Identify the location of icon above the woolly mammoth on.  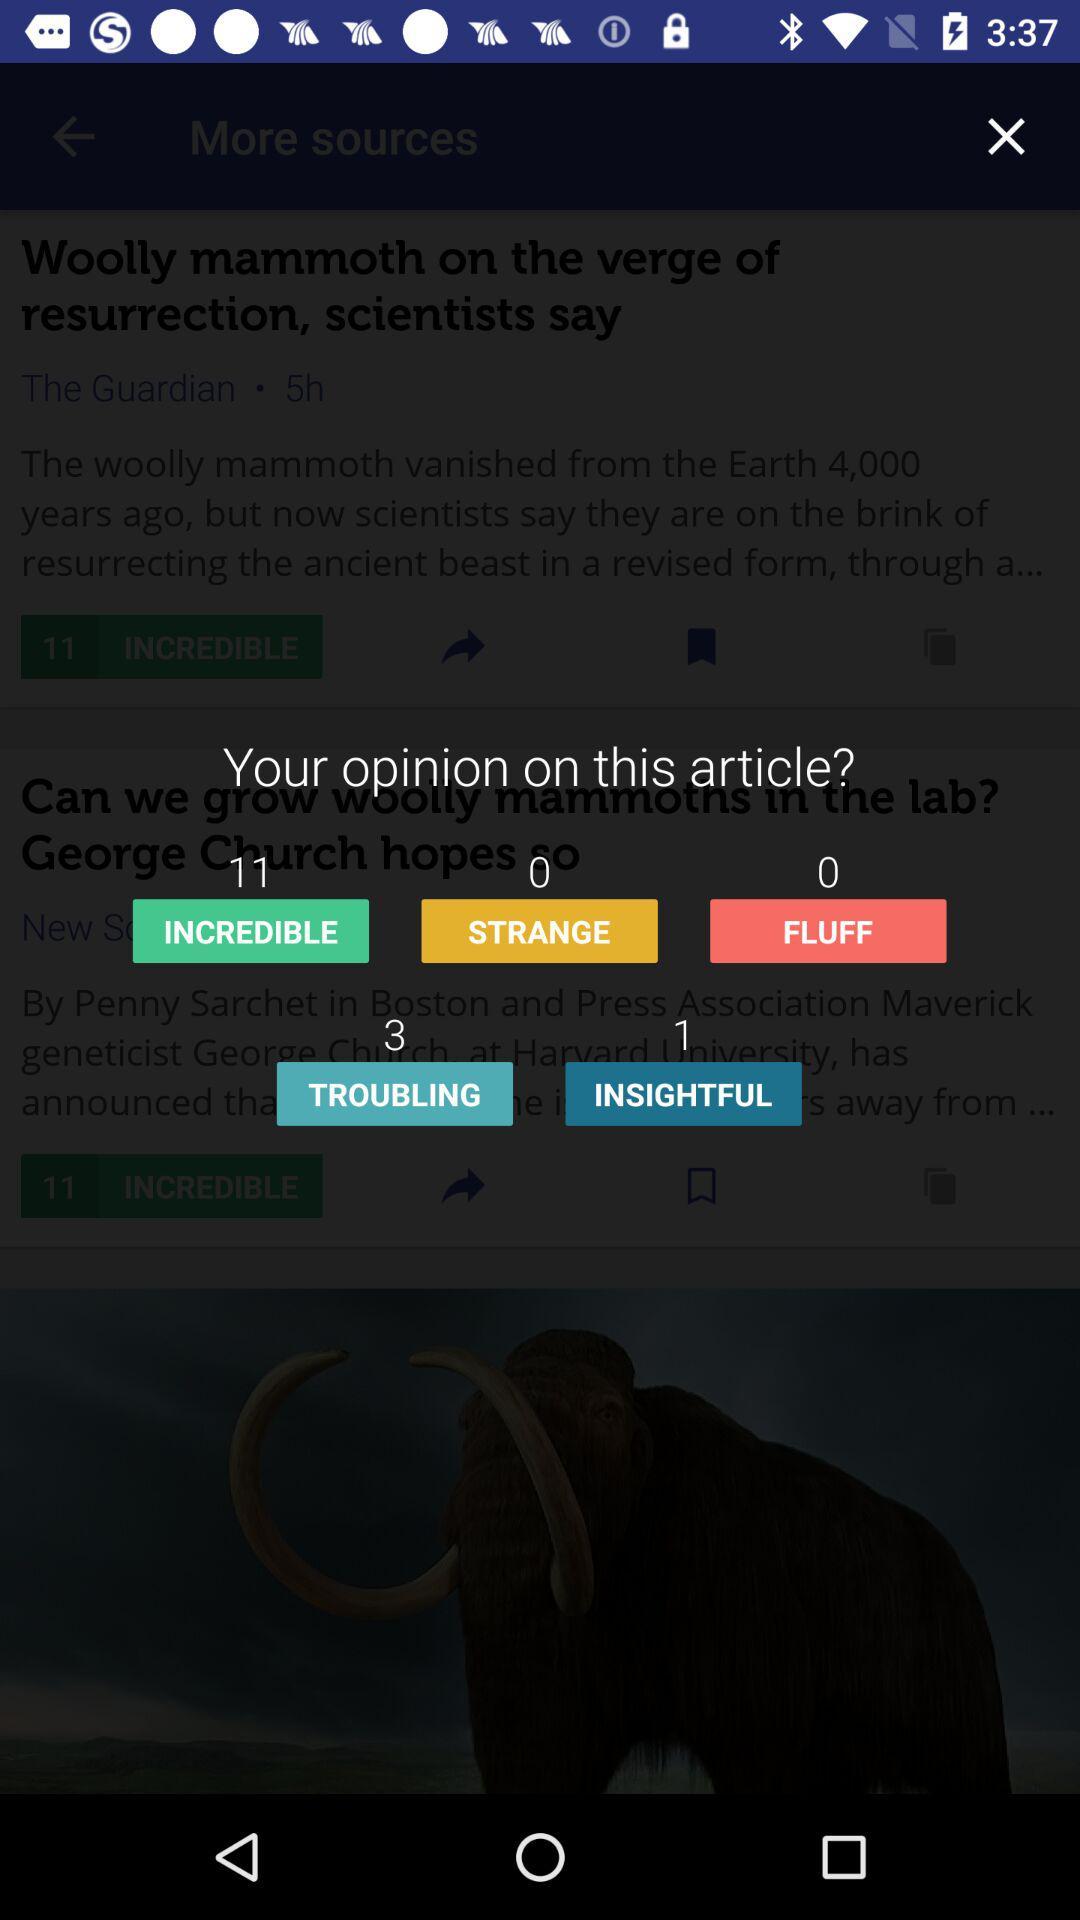
(1006, 135).